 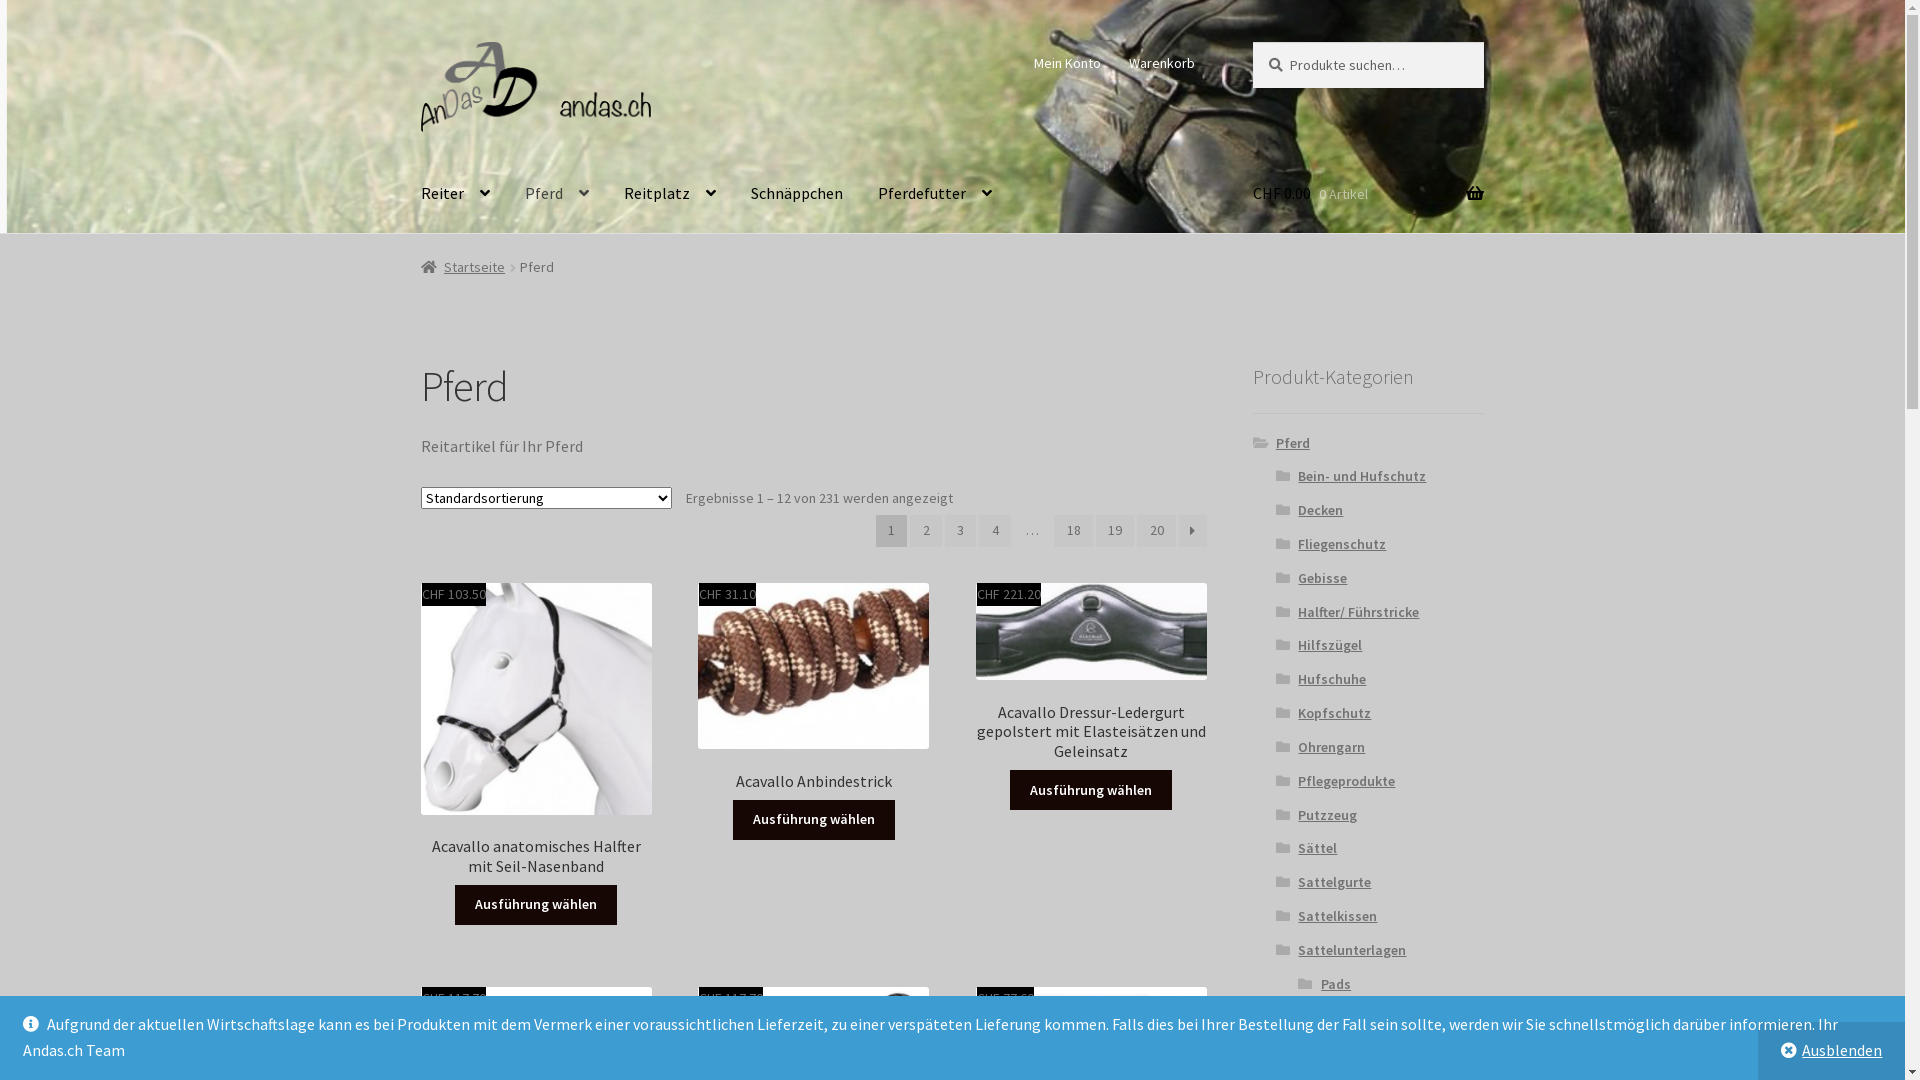 I want to click on 'Gebisse', so click(x=1297, y=578).